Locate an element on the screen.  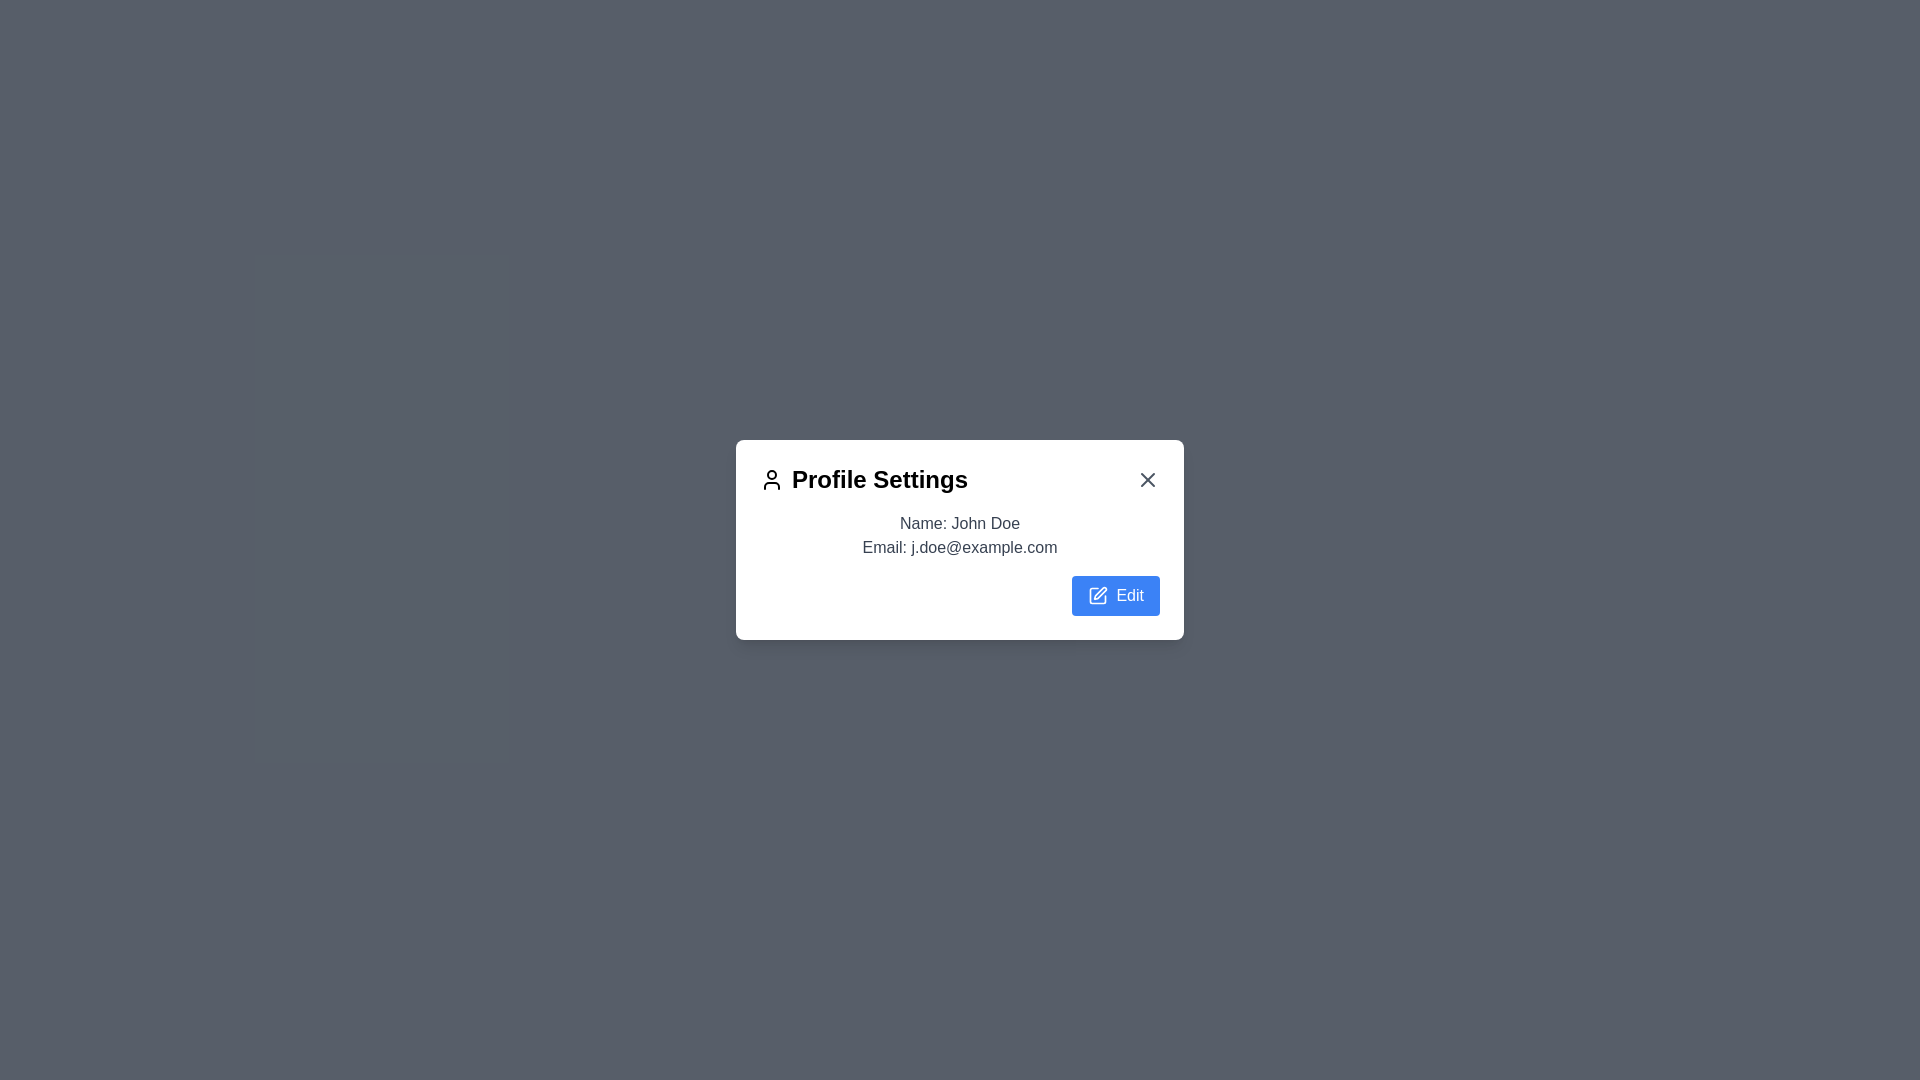
the close button at the top-right of the modal dialog is located at coordinates (1147, 479).